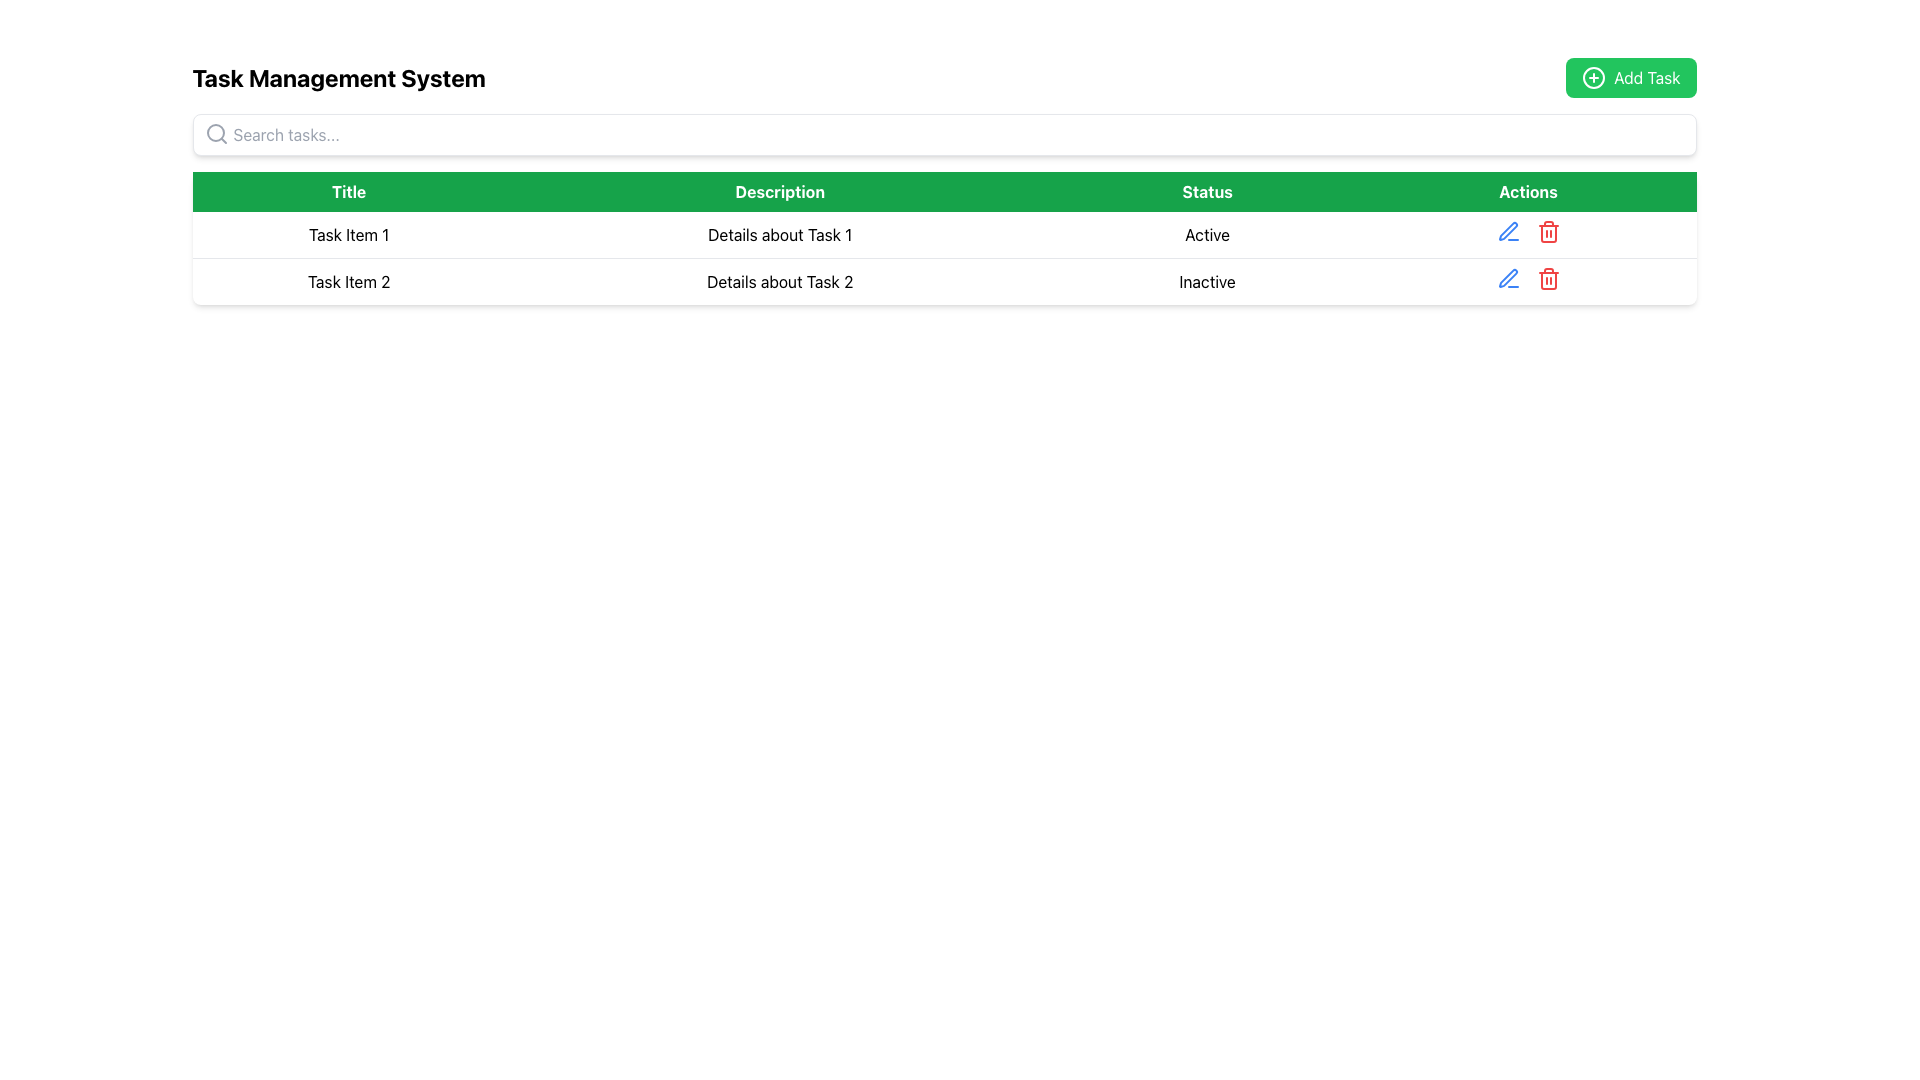 This screenshot has width=1920, height=1080. Describe the element at coordinates (1593, 76) in the screenshot. I see `the circular green icon with a white plus sign at the top-right corner of the interface` at that location.